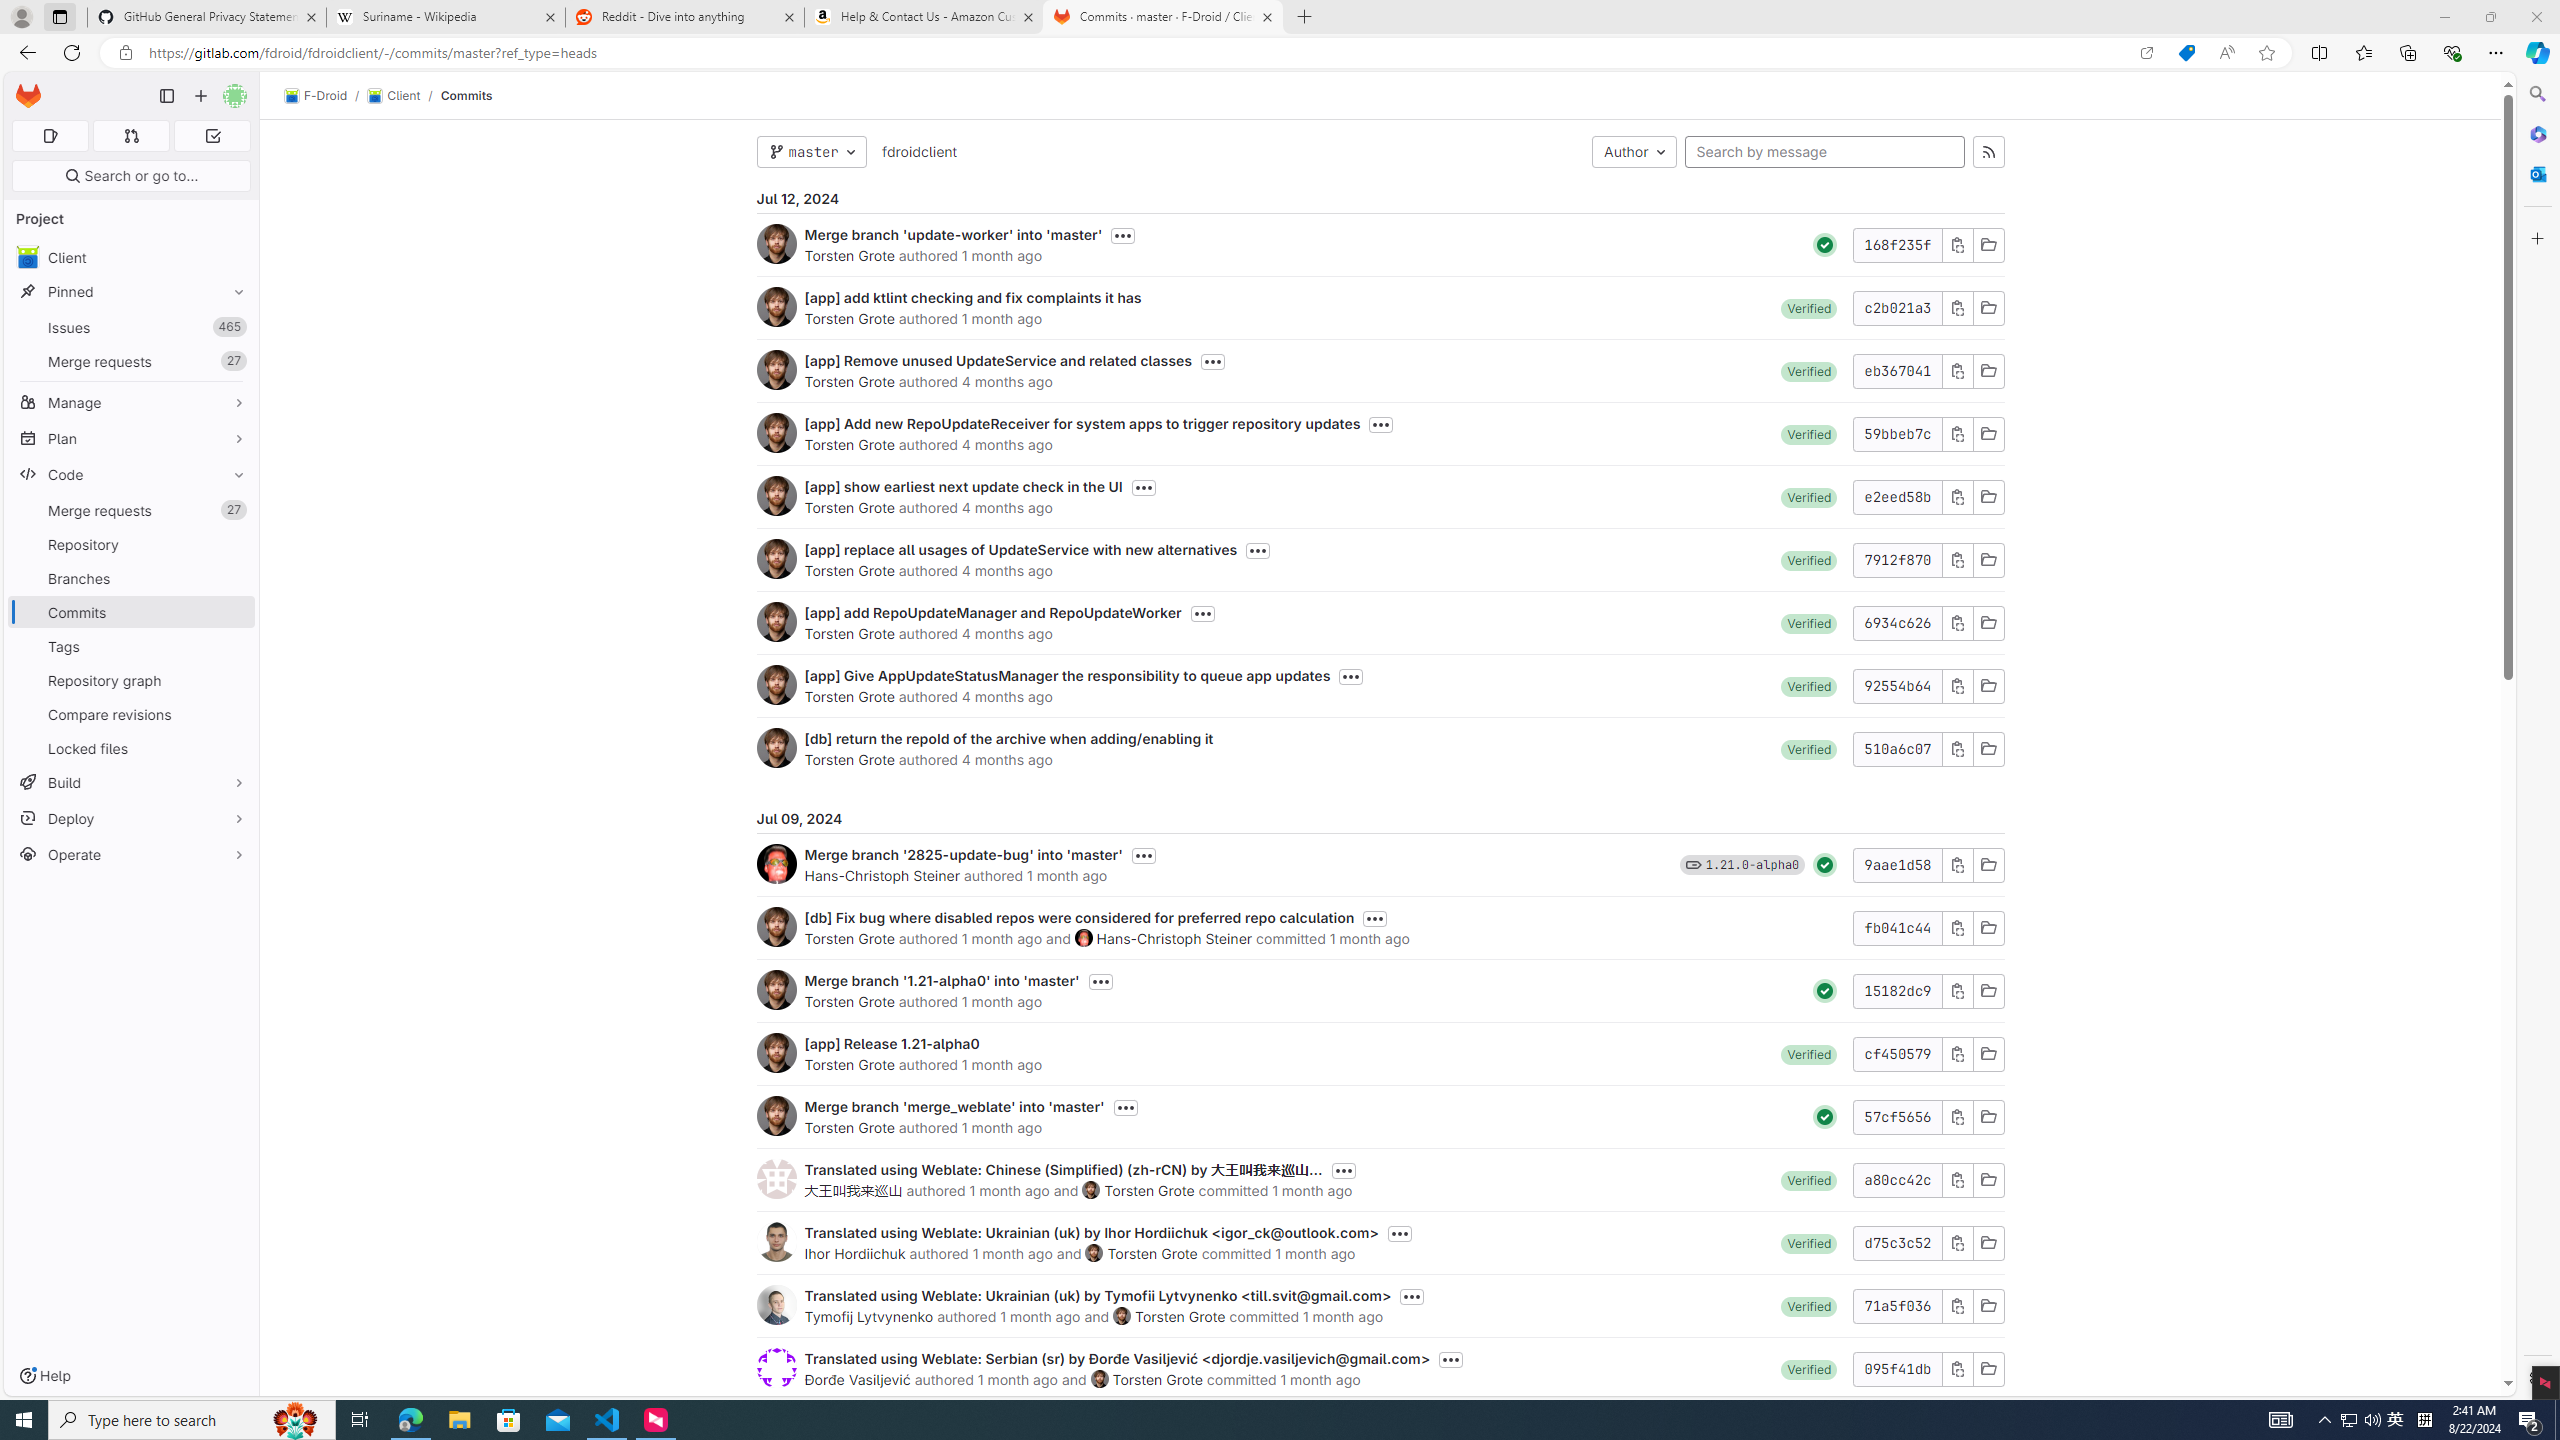 This screenshot has height=1440, width=2560. Describe the element at coordinates (44, 1374) in the screenshot. I see `'Help'` at that location.